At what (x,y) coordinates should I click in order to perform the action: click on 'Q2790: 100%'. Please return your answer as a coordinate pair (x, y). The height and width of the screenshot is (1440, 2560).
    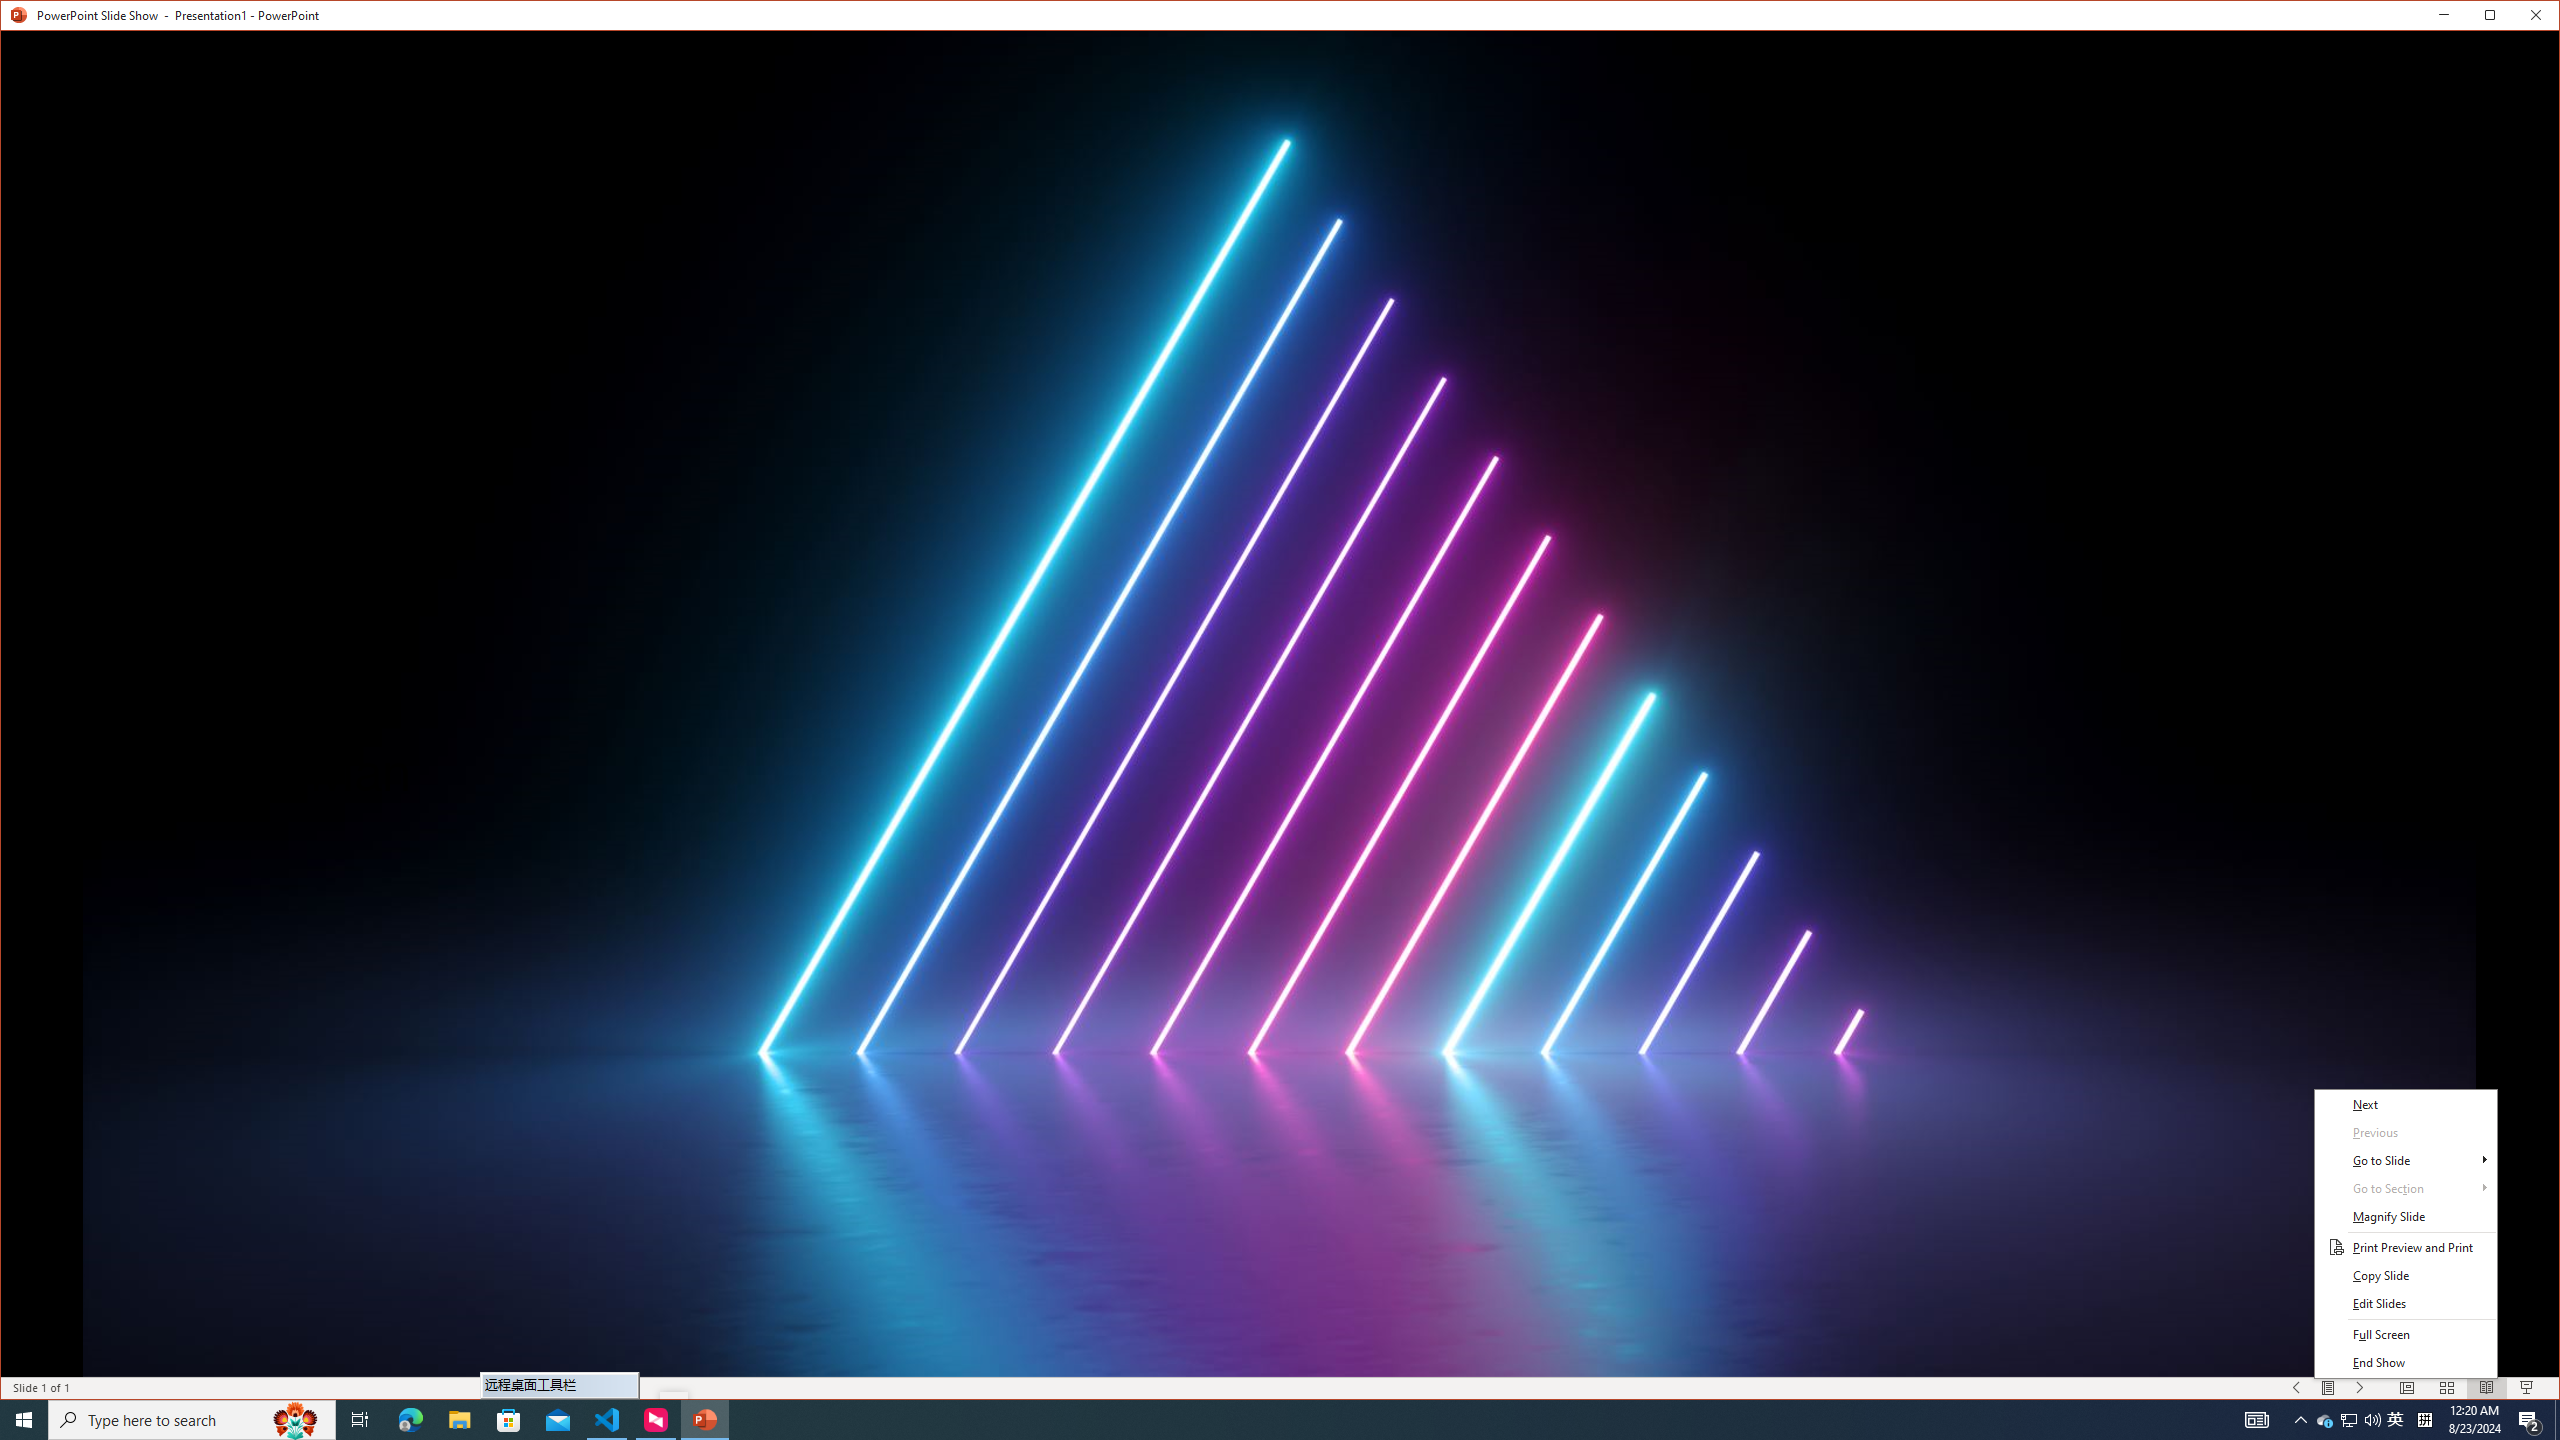
    Looking at the image, I should click on (2372, 1418).